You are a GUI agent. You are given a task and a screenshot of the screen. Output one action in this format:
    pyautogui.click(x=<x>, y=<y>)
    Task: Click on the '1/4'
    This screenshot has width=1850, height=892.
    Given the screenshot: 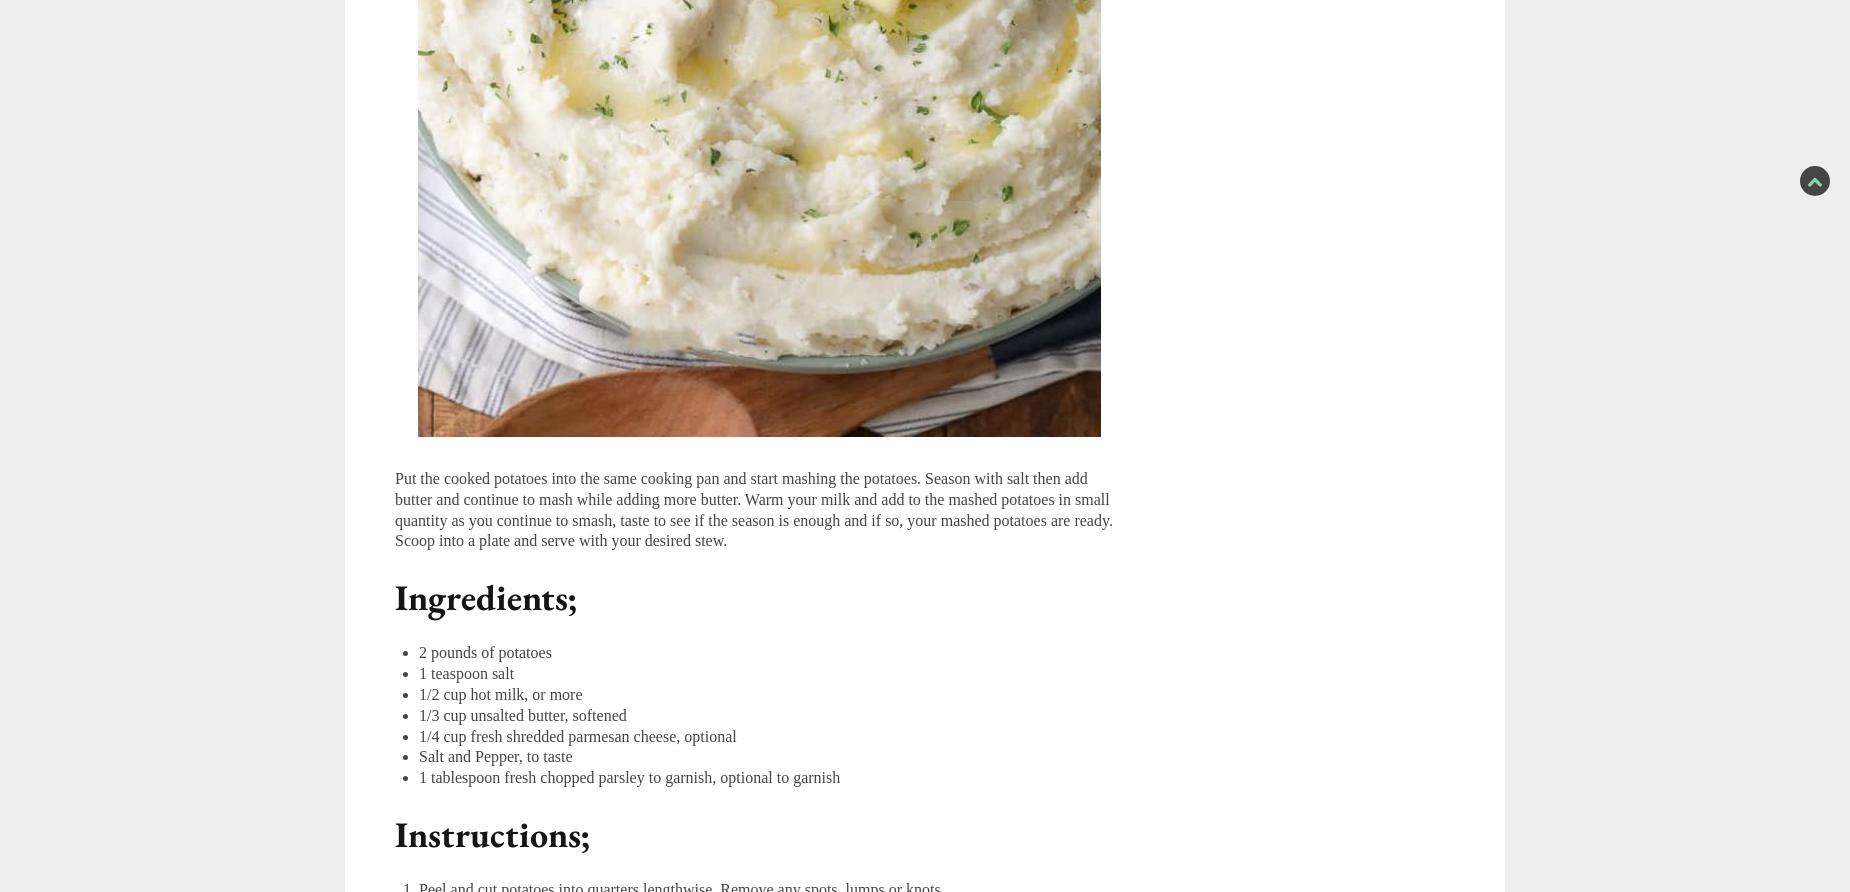 What is the action you would take?
    pyautogui.click(x=428, y=735)
    